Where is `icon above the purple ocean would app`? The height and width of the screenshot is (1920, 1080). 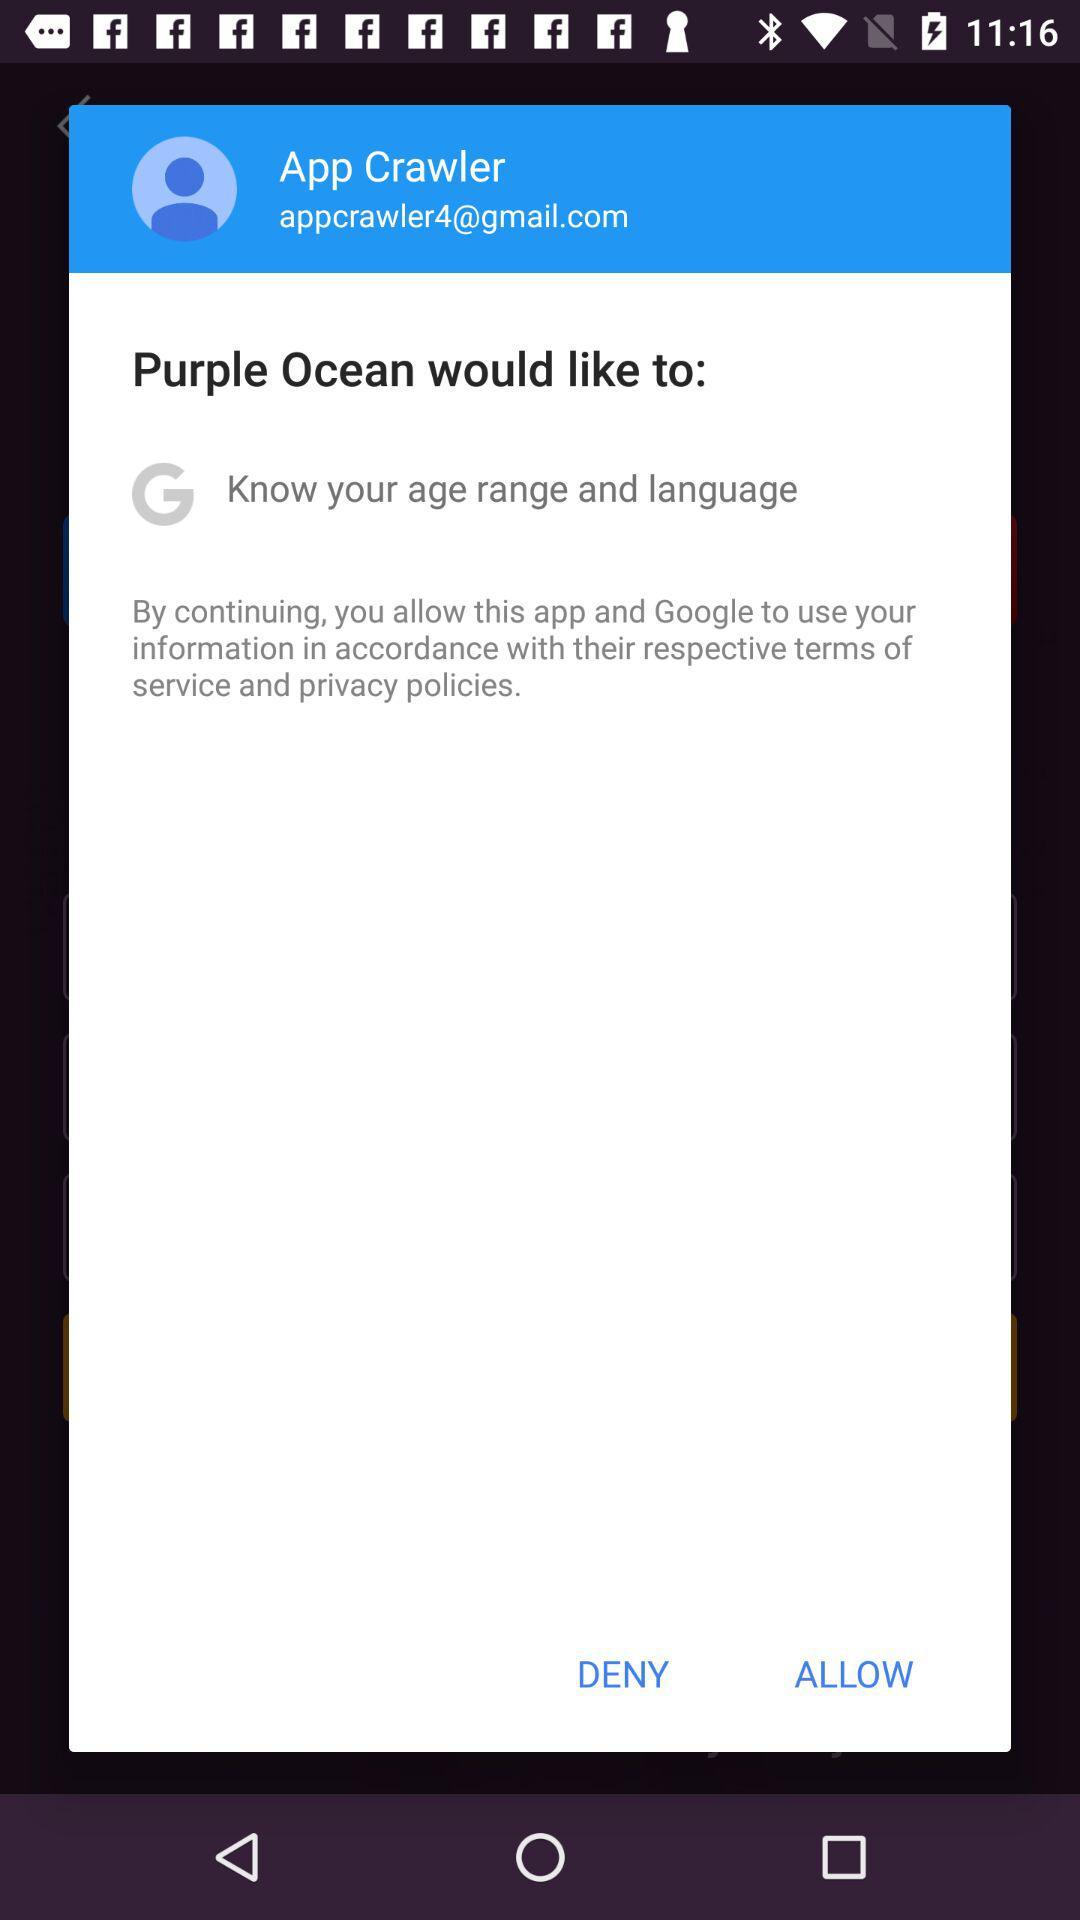 icon above the purple ocean would app is located at coordinates (184, 188).